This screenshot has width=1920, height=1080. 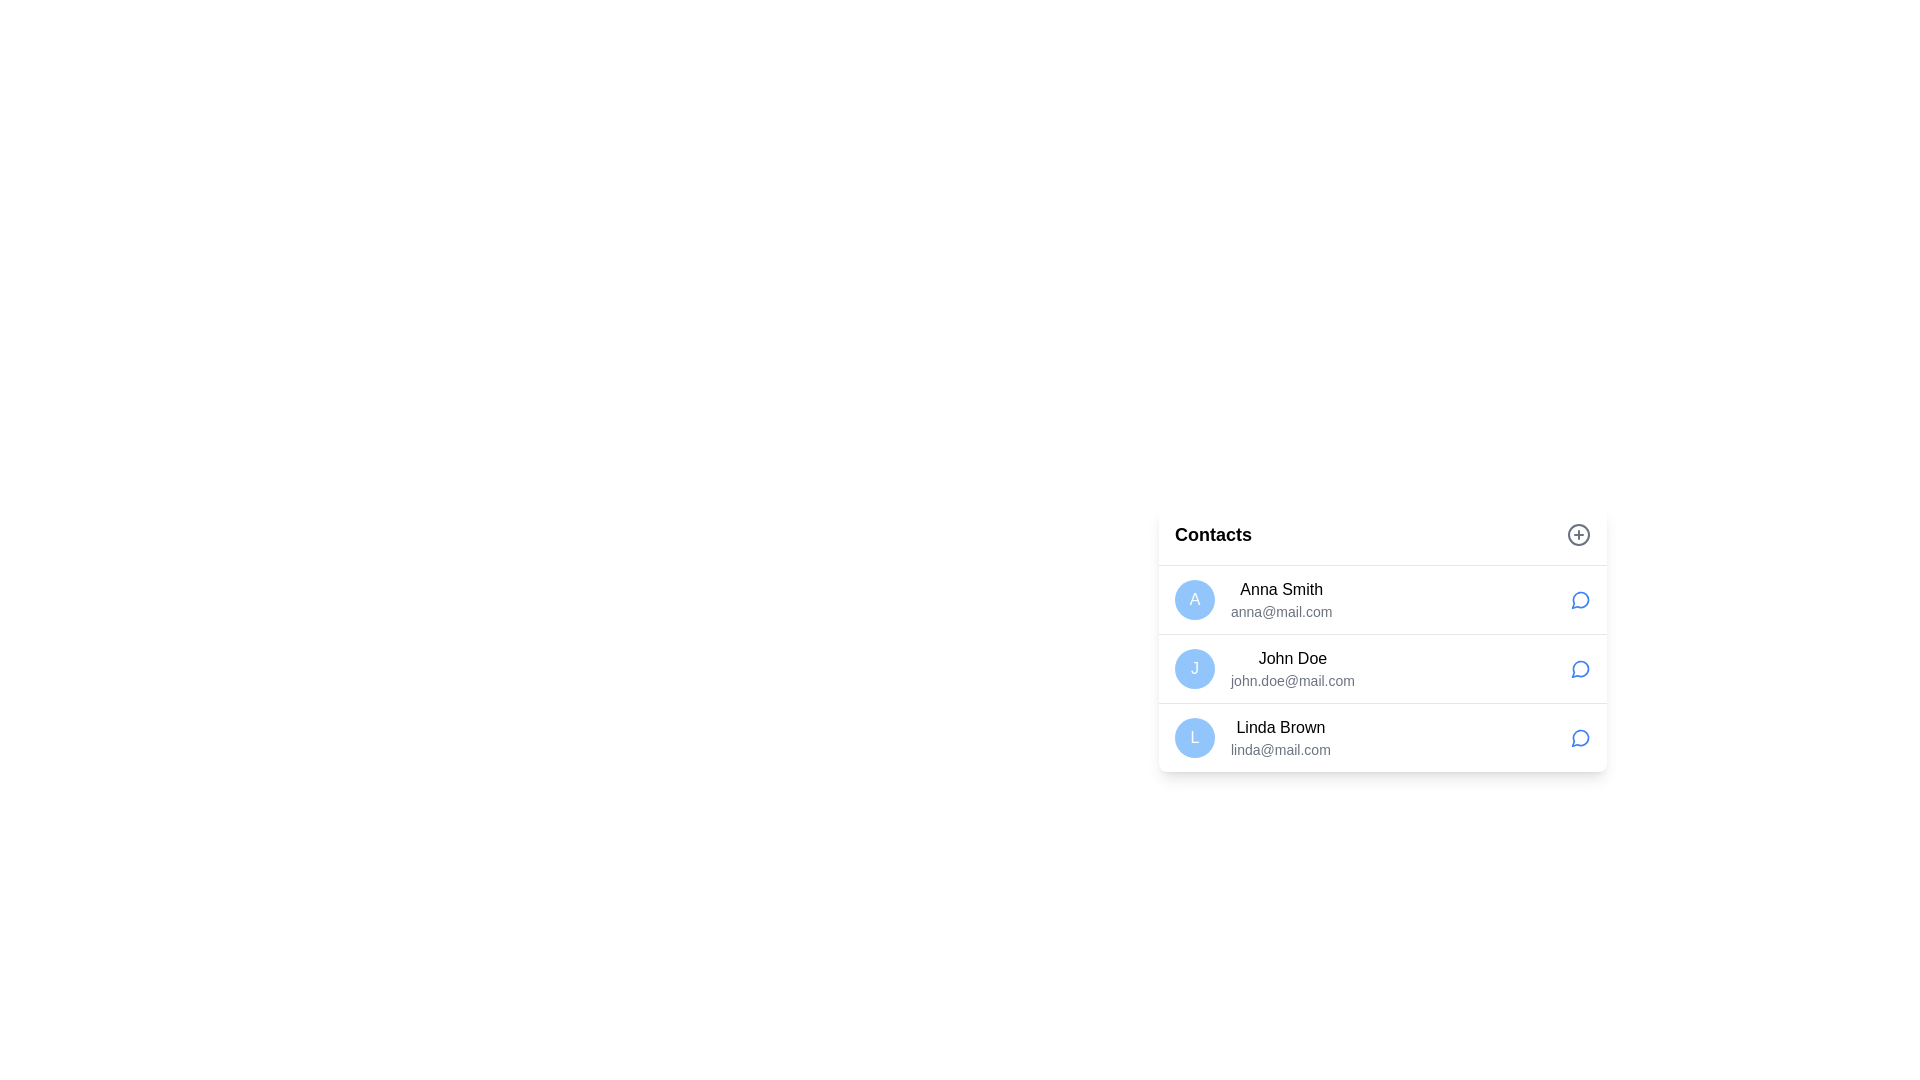 What do you see at coordinates (1281, 611) in the screenshot?
I see `the email address text label located beneath 'Anna Smith' in the contact list` at bounding box center [1281, 611].